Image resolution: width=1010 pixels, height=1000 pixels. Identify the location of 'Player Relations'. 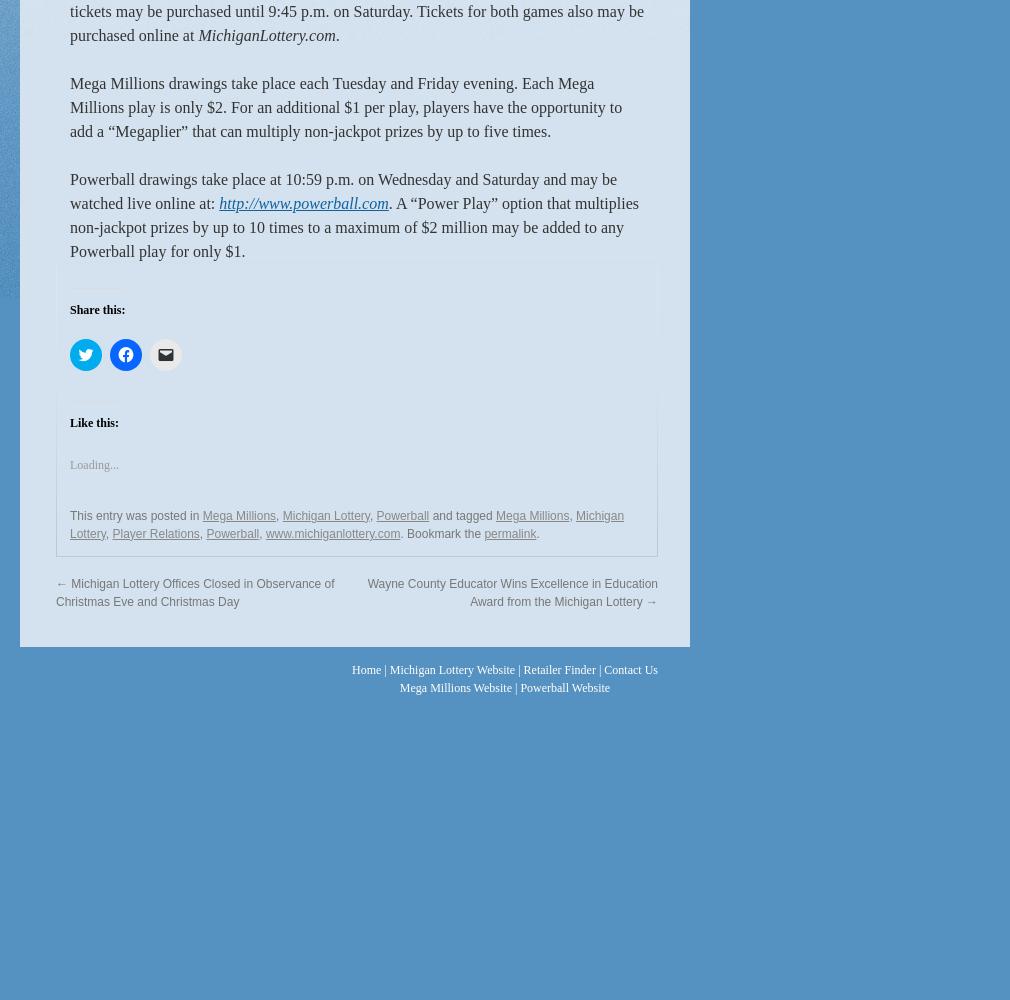
(154, 533).